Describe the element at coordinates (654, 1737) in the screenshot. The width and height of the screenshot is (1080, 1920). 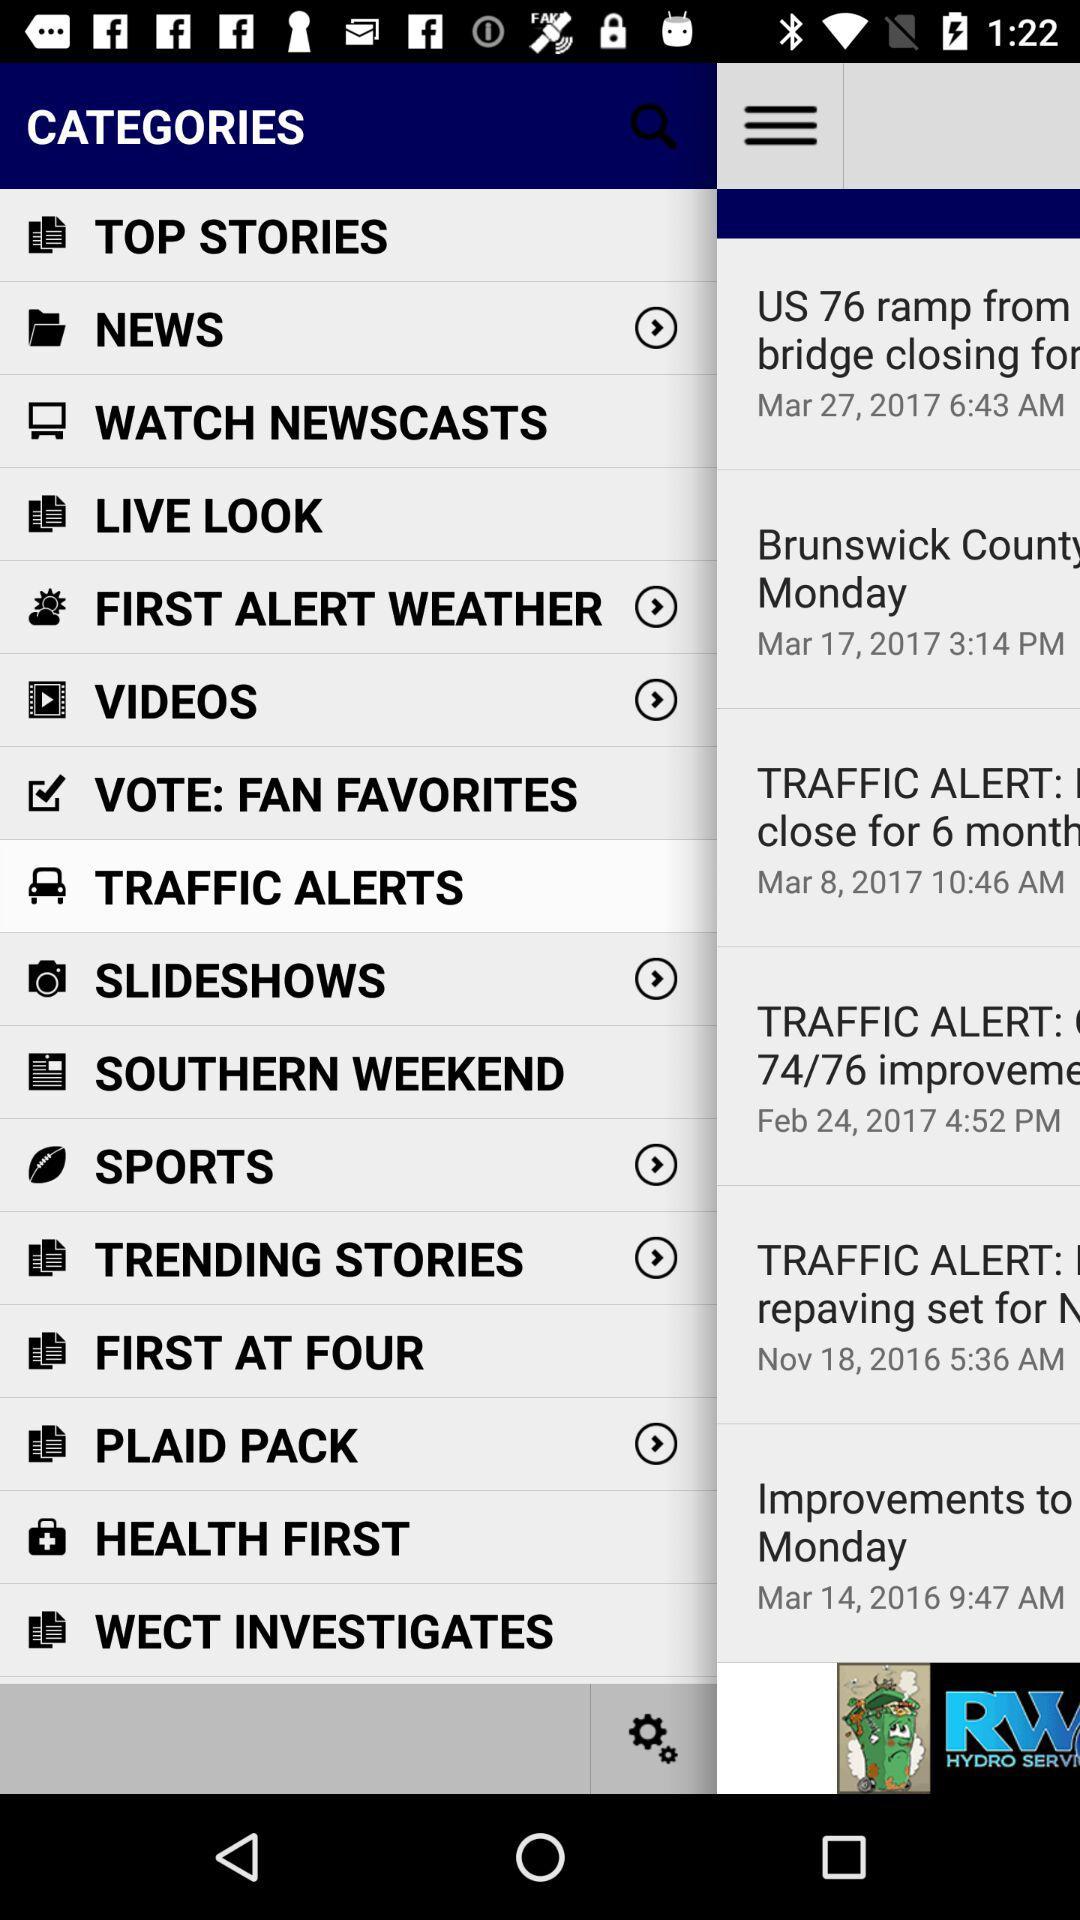
I see `the settings icon` at that location.